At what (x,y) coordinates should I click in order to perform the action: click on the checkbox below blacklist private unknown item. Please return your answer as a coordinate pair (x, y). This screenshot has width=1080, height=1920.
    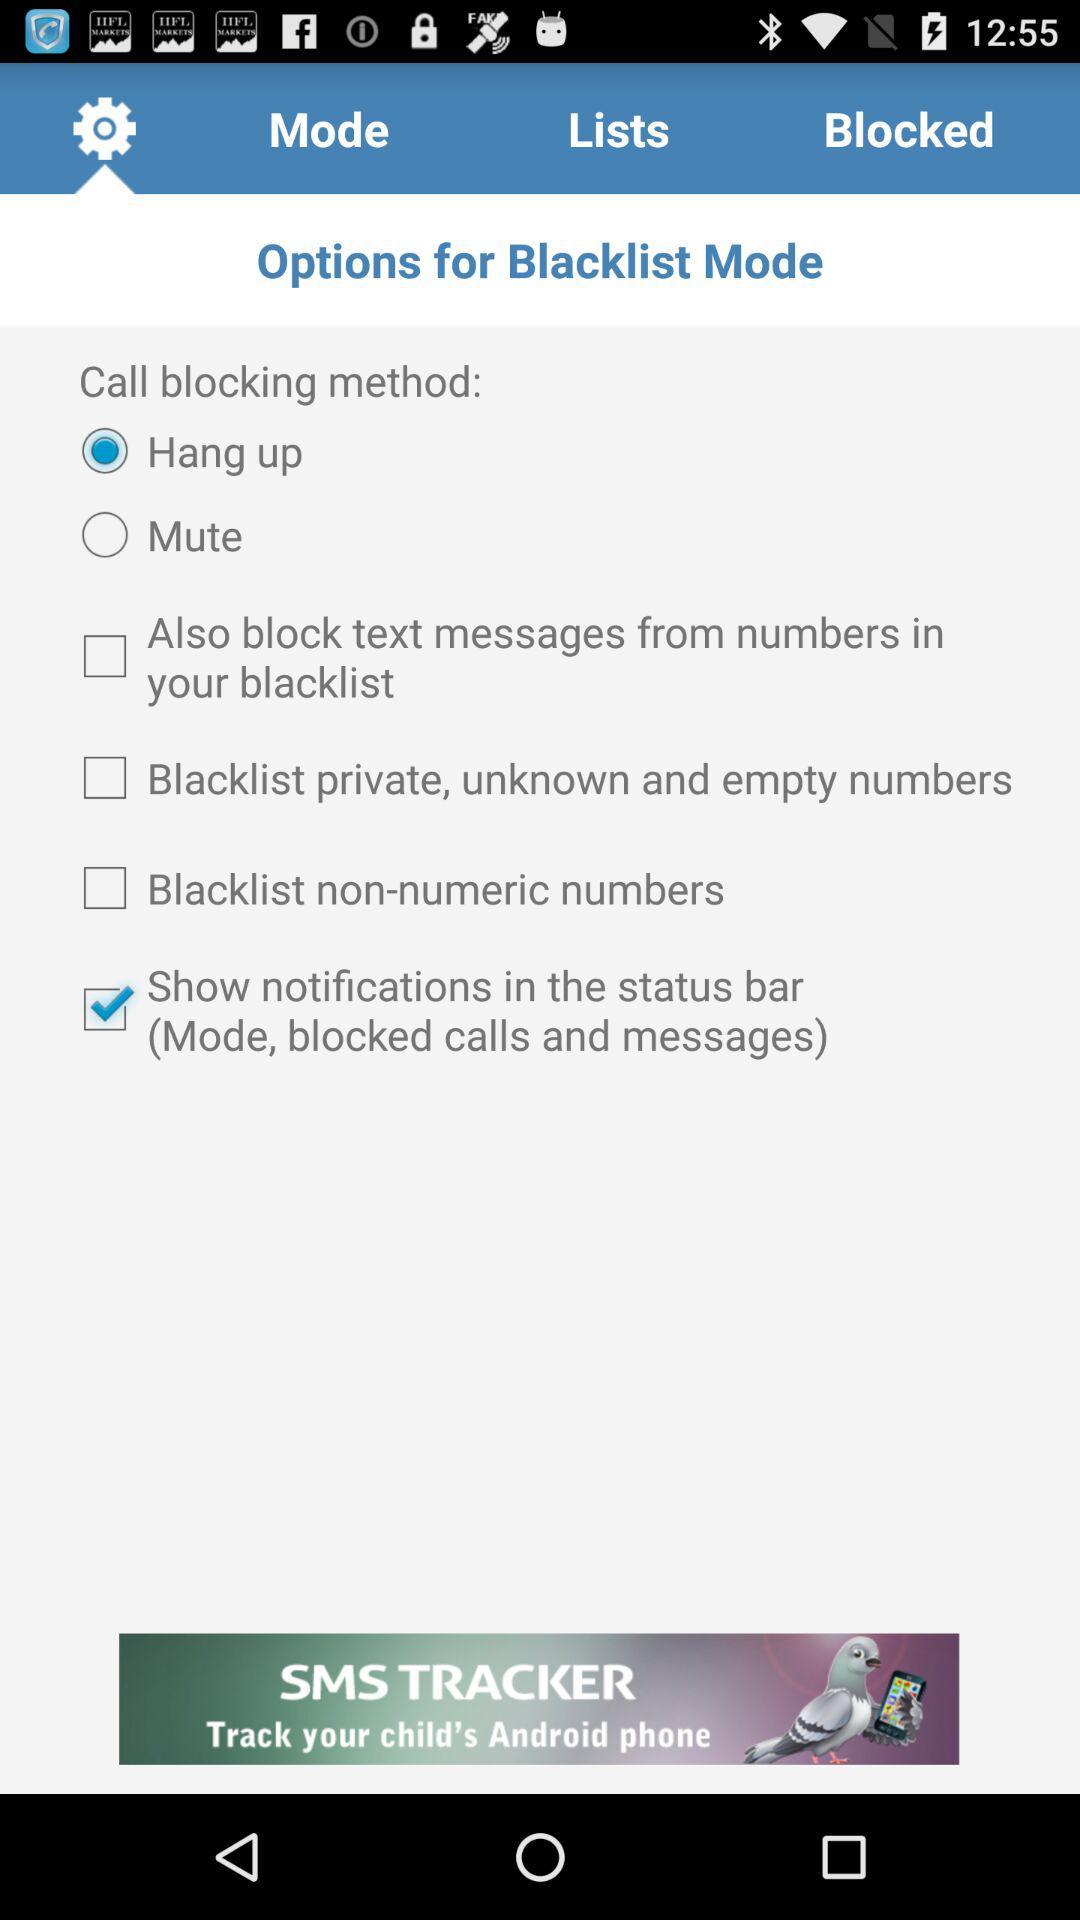
    Looking at the image, I should click on (540, 887).